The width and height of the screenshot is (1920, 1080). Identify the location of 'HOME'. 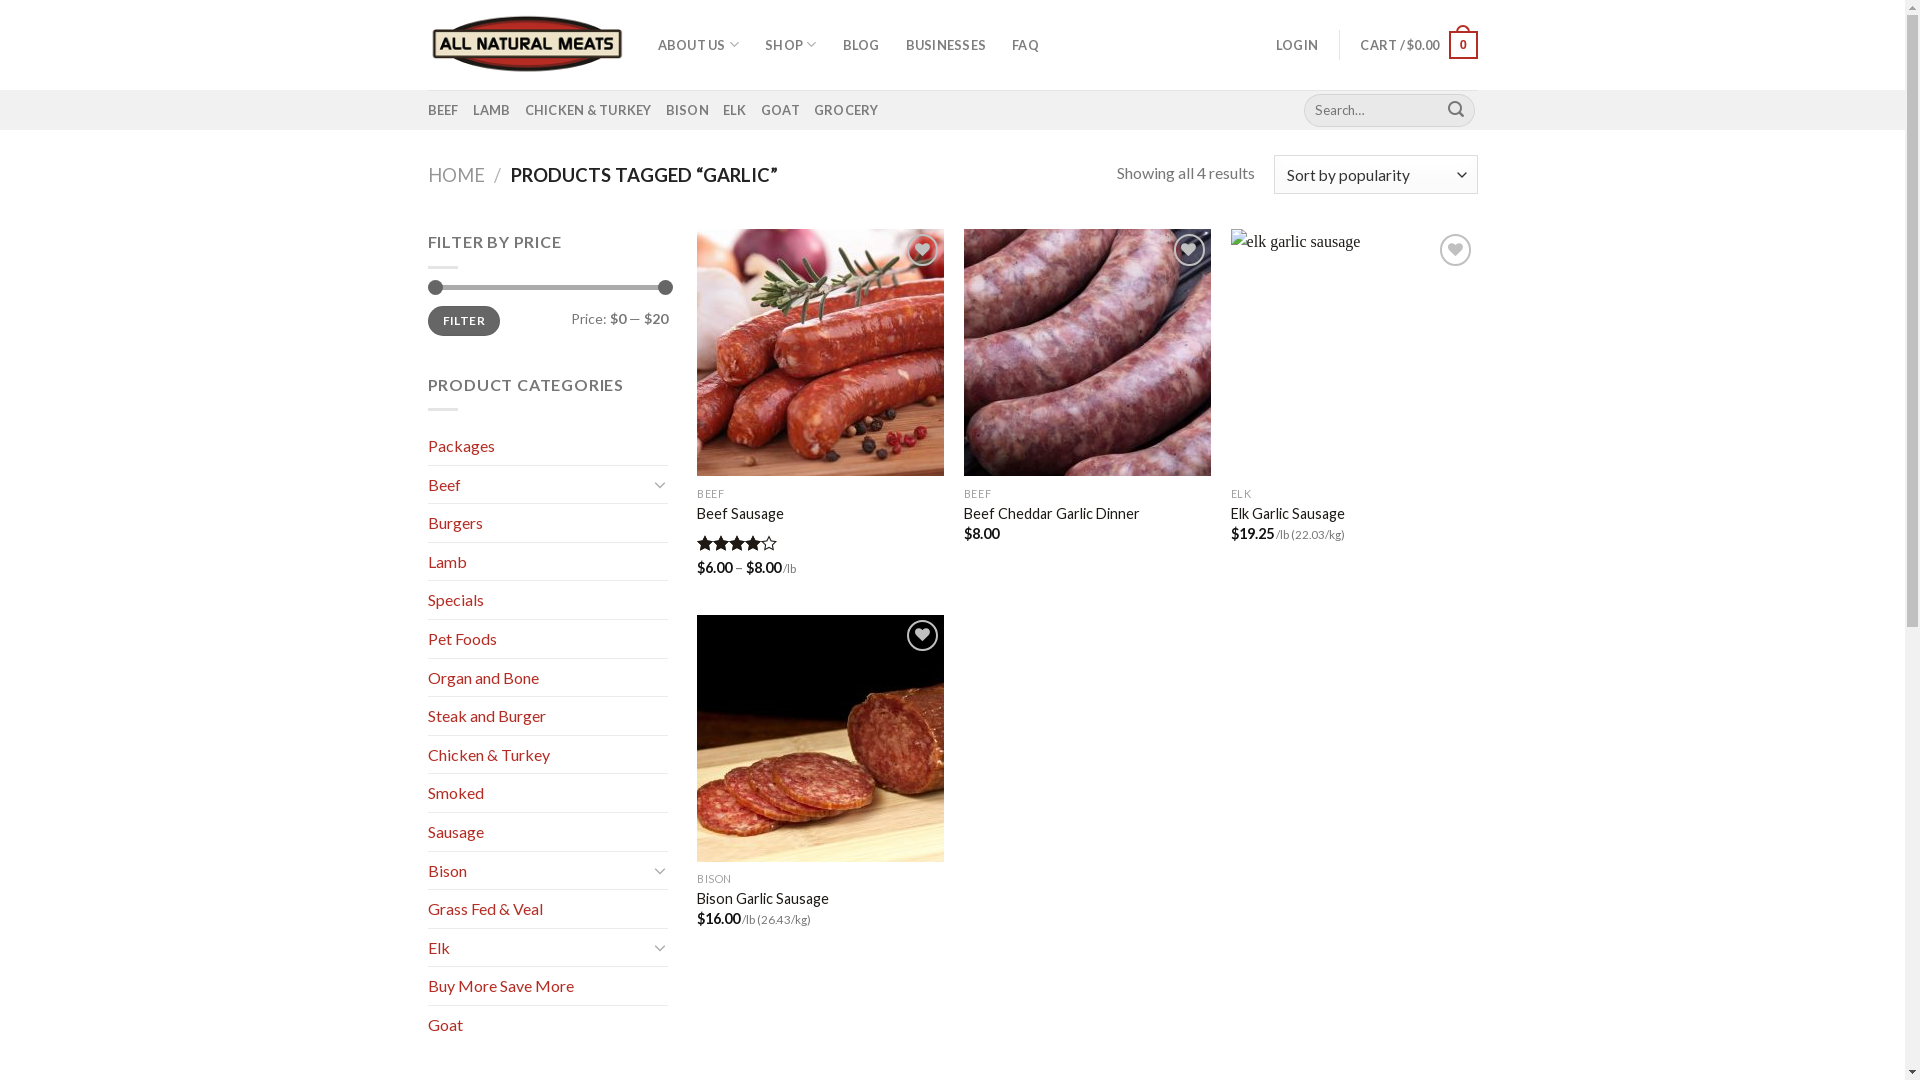
(455, 173).